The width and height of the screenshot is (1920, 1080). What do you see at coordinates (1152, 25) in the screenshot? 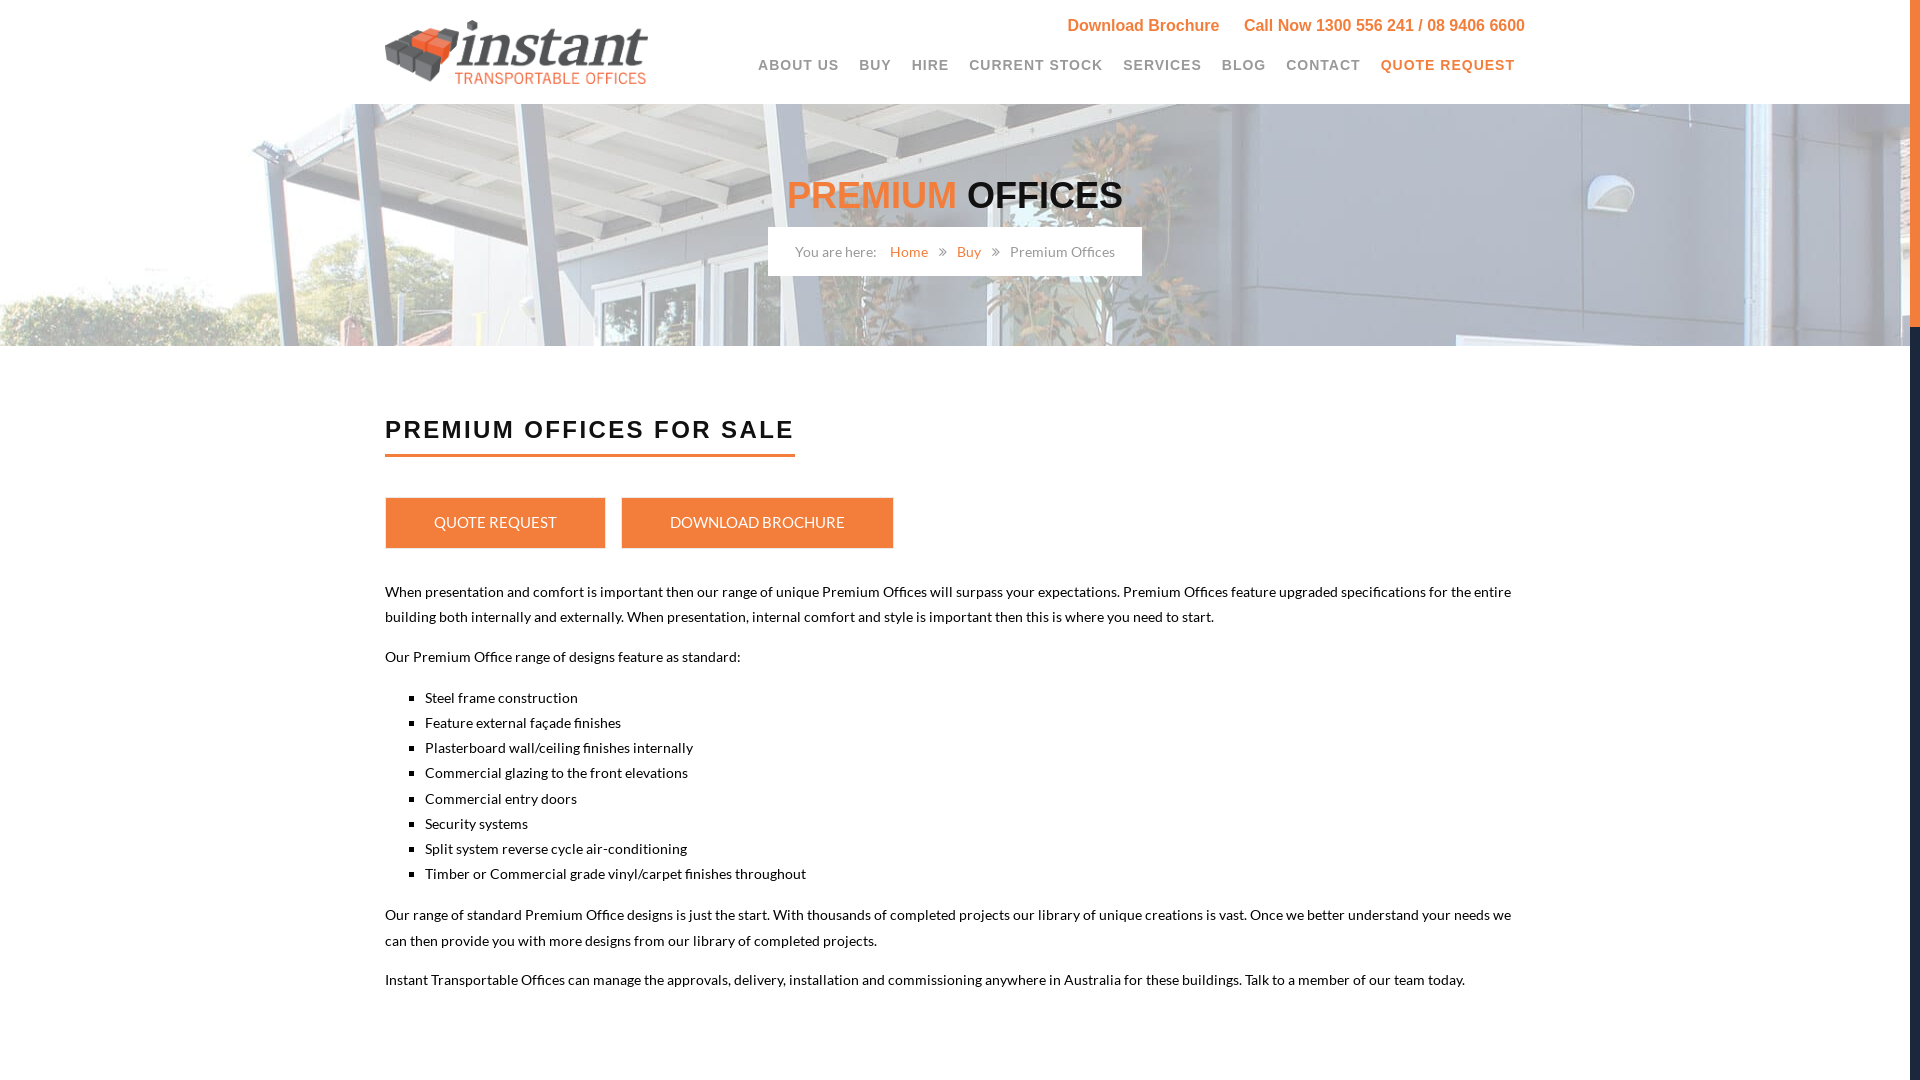
I see `'Download Brochure'` at bounding box center [1152, 25].